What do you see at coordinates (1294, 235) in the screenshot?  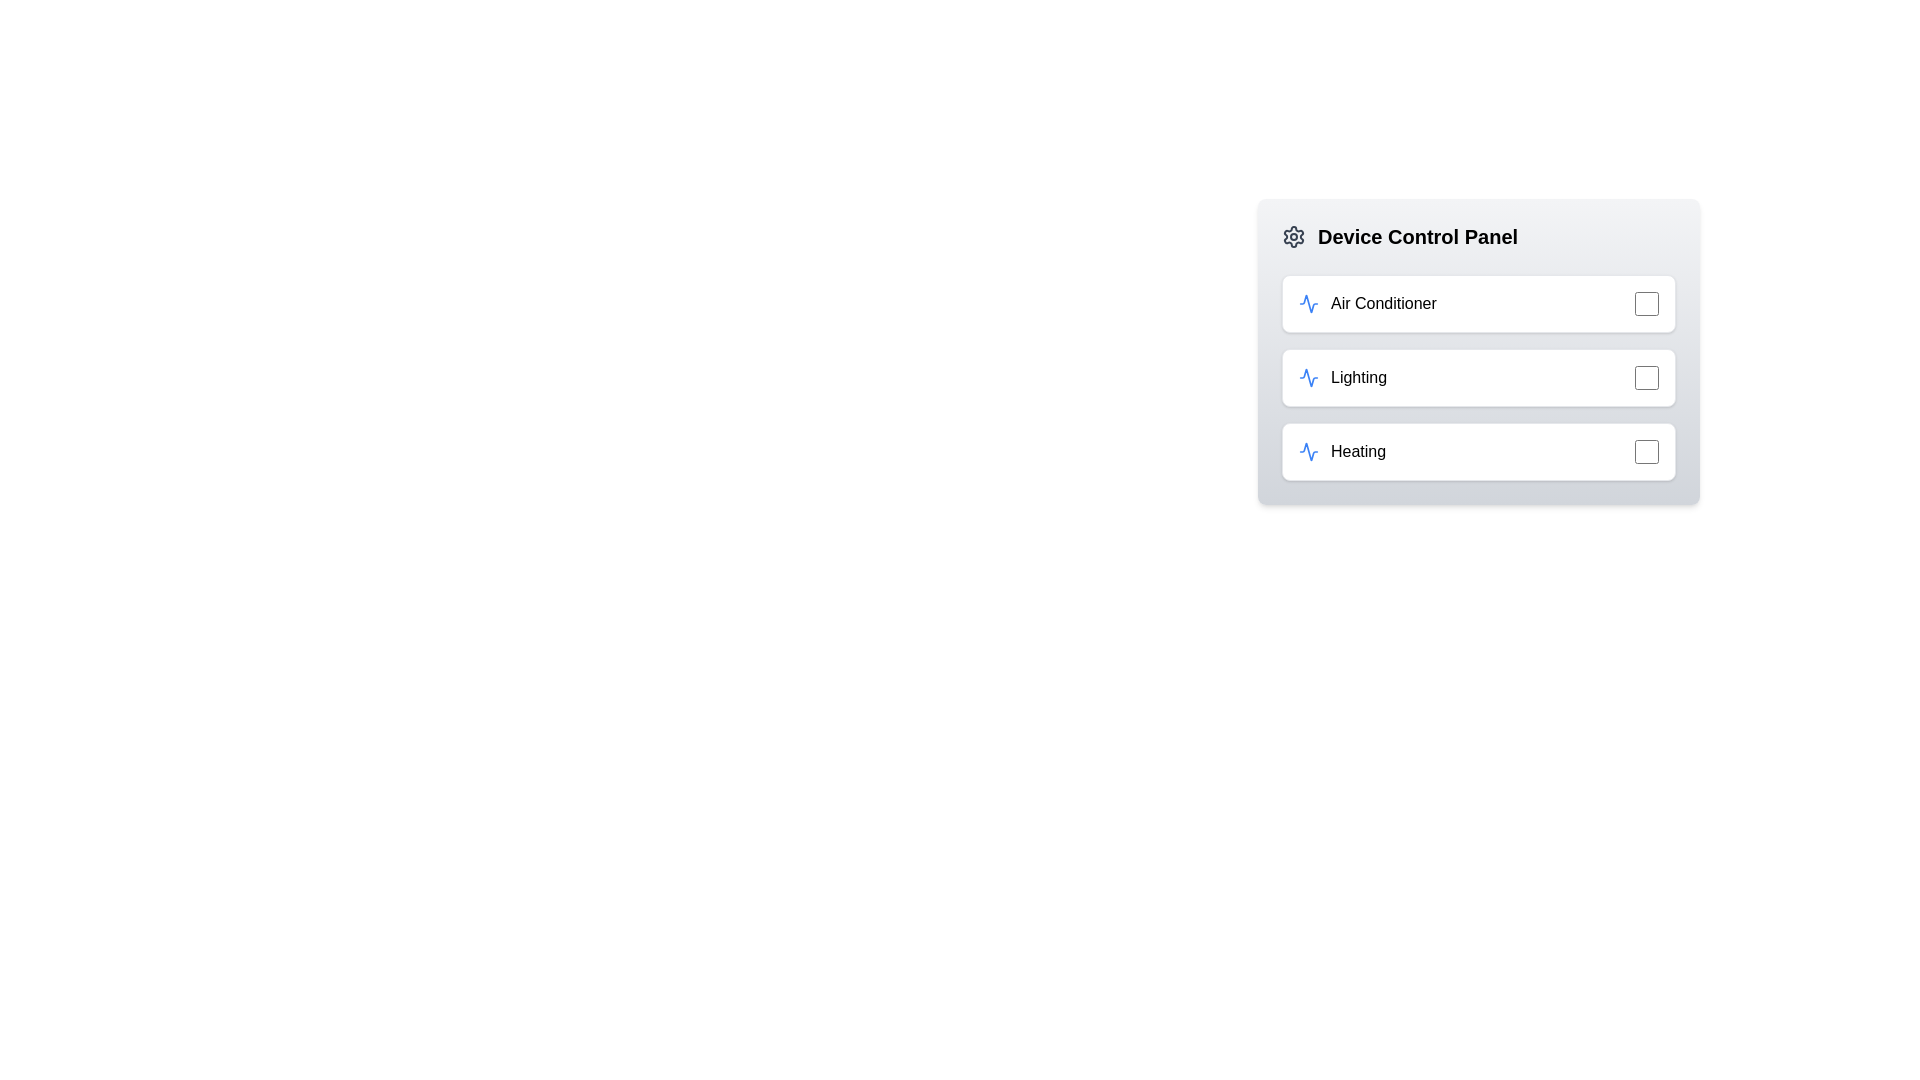 I see `the gear icon to open the settings menu` at bounding box center [1294, 235].